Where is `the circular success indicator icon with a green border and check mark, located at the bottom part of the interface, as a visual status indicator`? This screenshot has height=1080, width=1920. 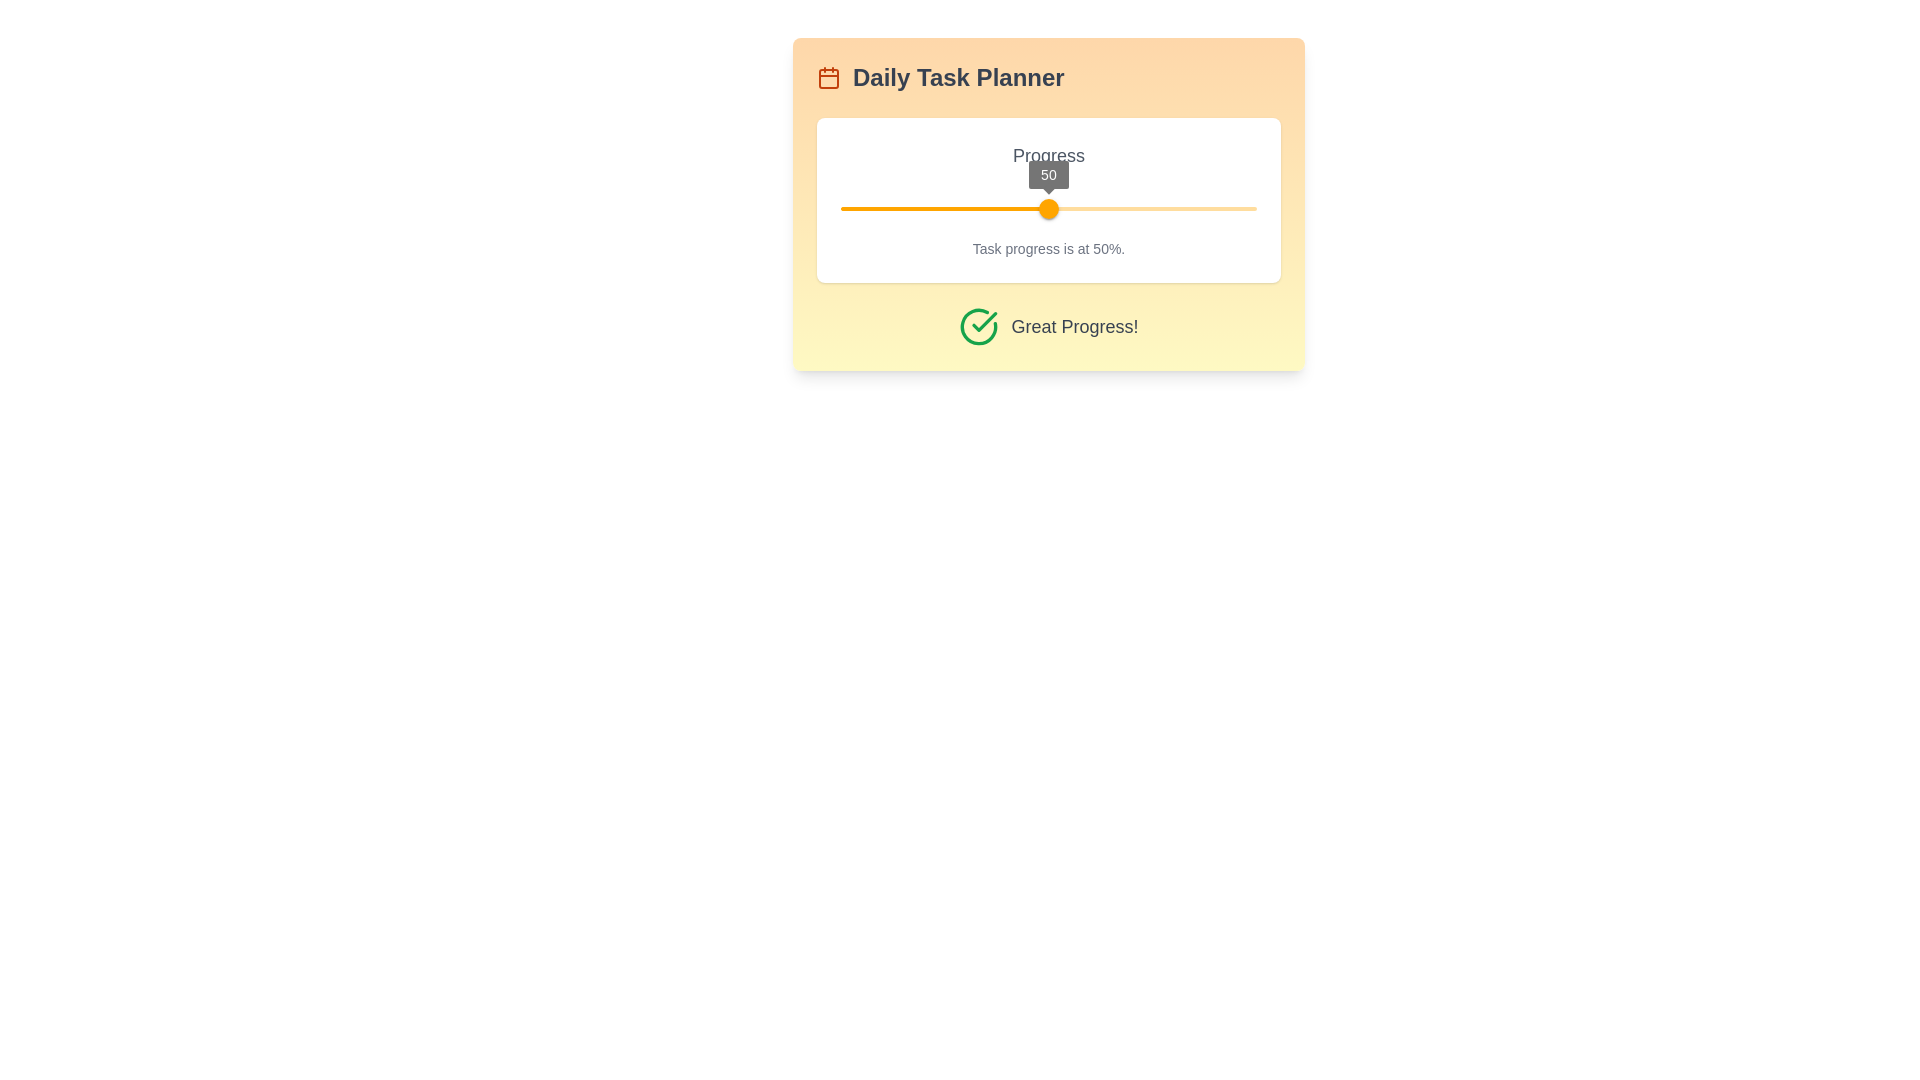 the circular success indicator icon with a green border and check mark, located at the bottom part of the interface, as a visual status indicator is located at coordinates (979, 326).